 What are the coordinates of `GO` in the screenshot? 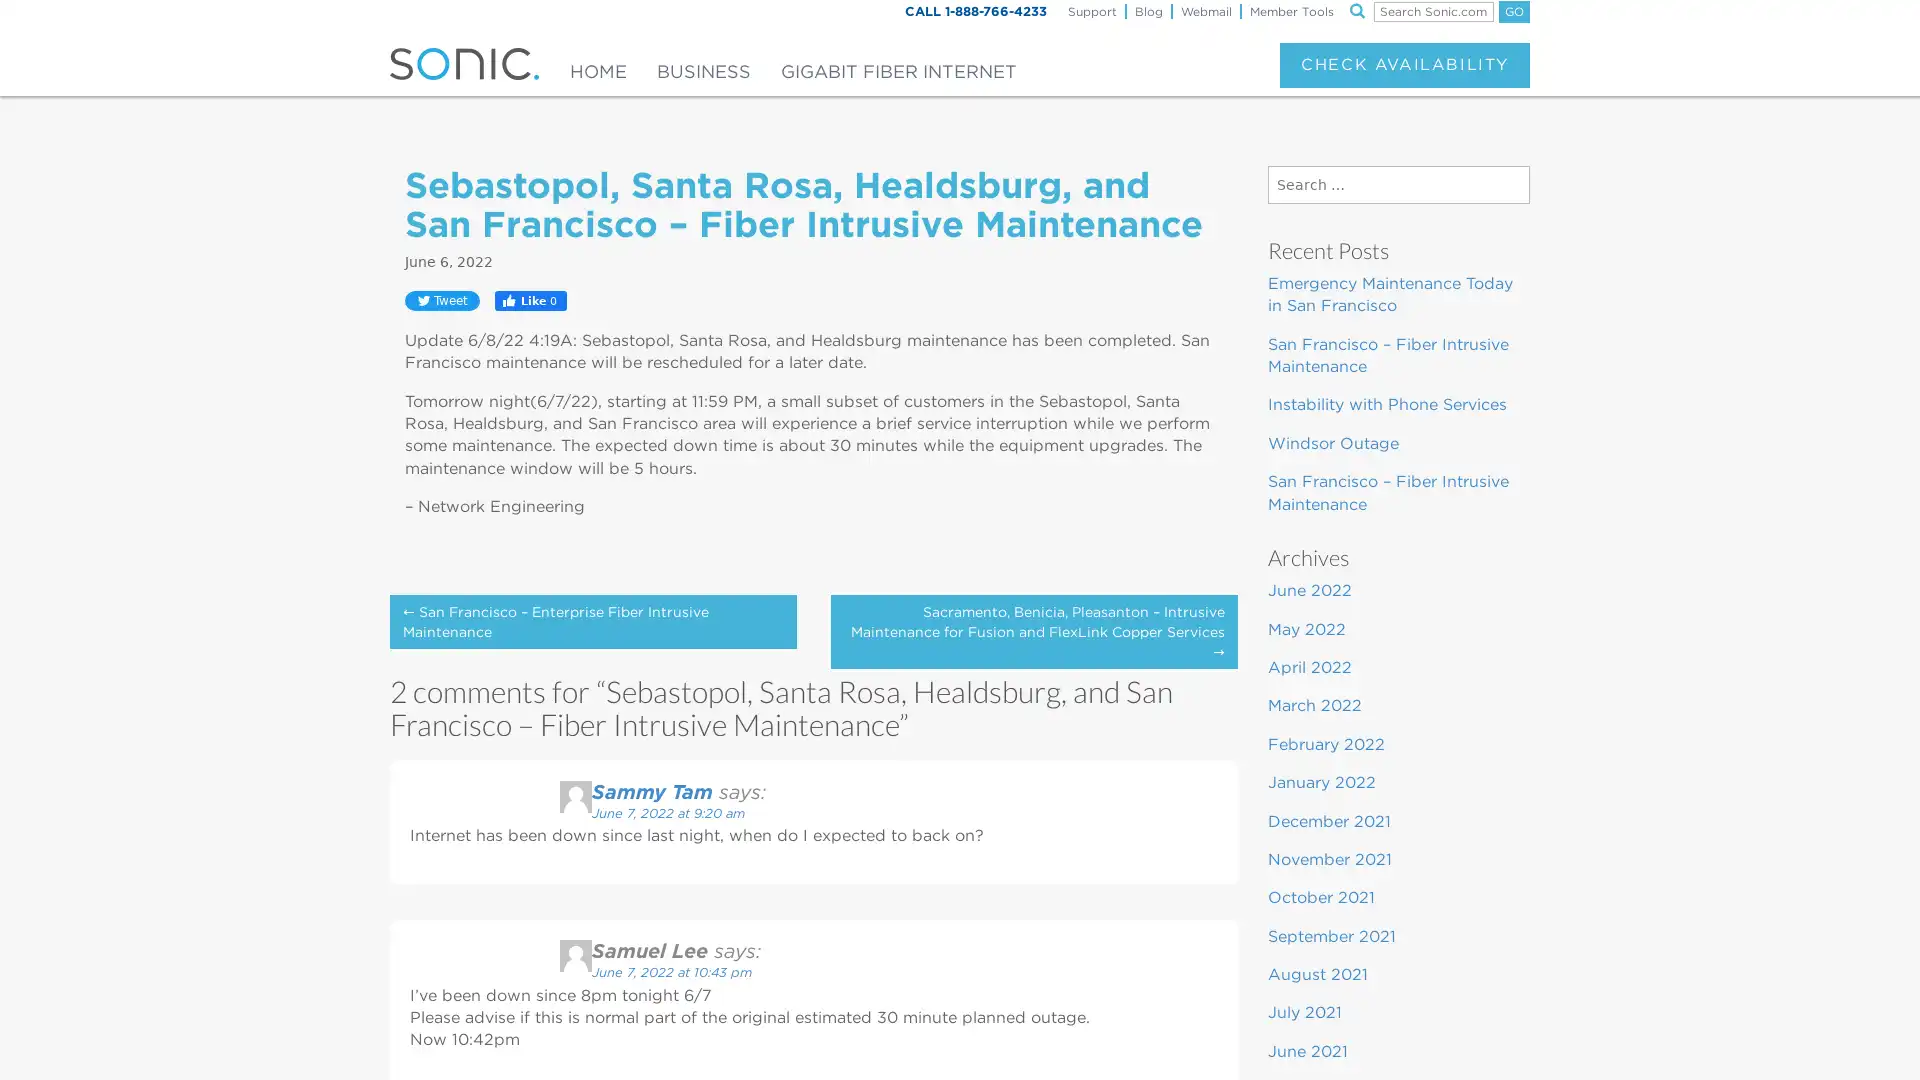 It's located at (1514, 11).